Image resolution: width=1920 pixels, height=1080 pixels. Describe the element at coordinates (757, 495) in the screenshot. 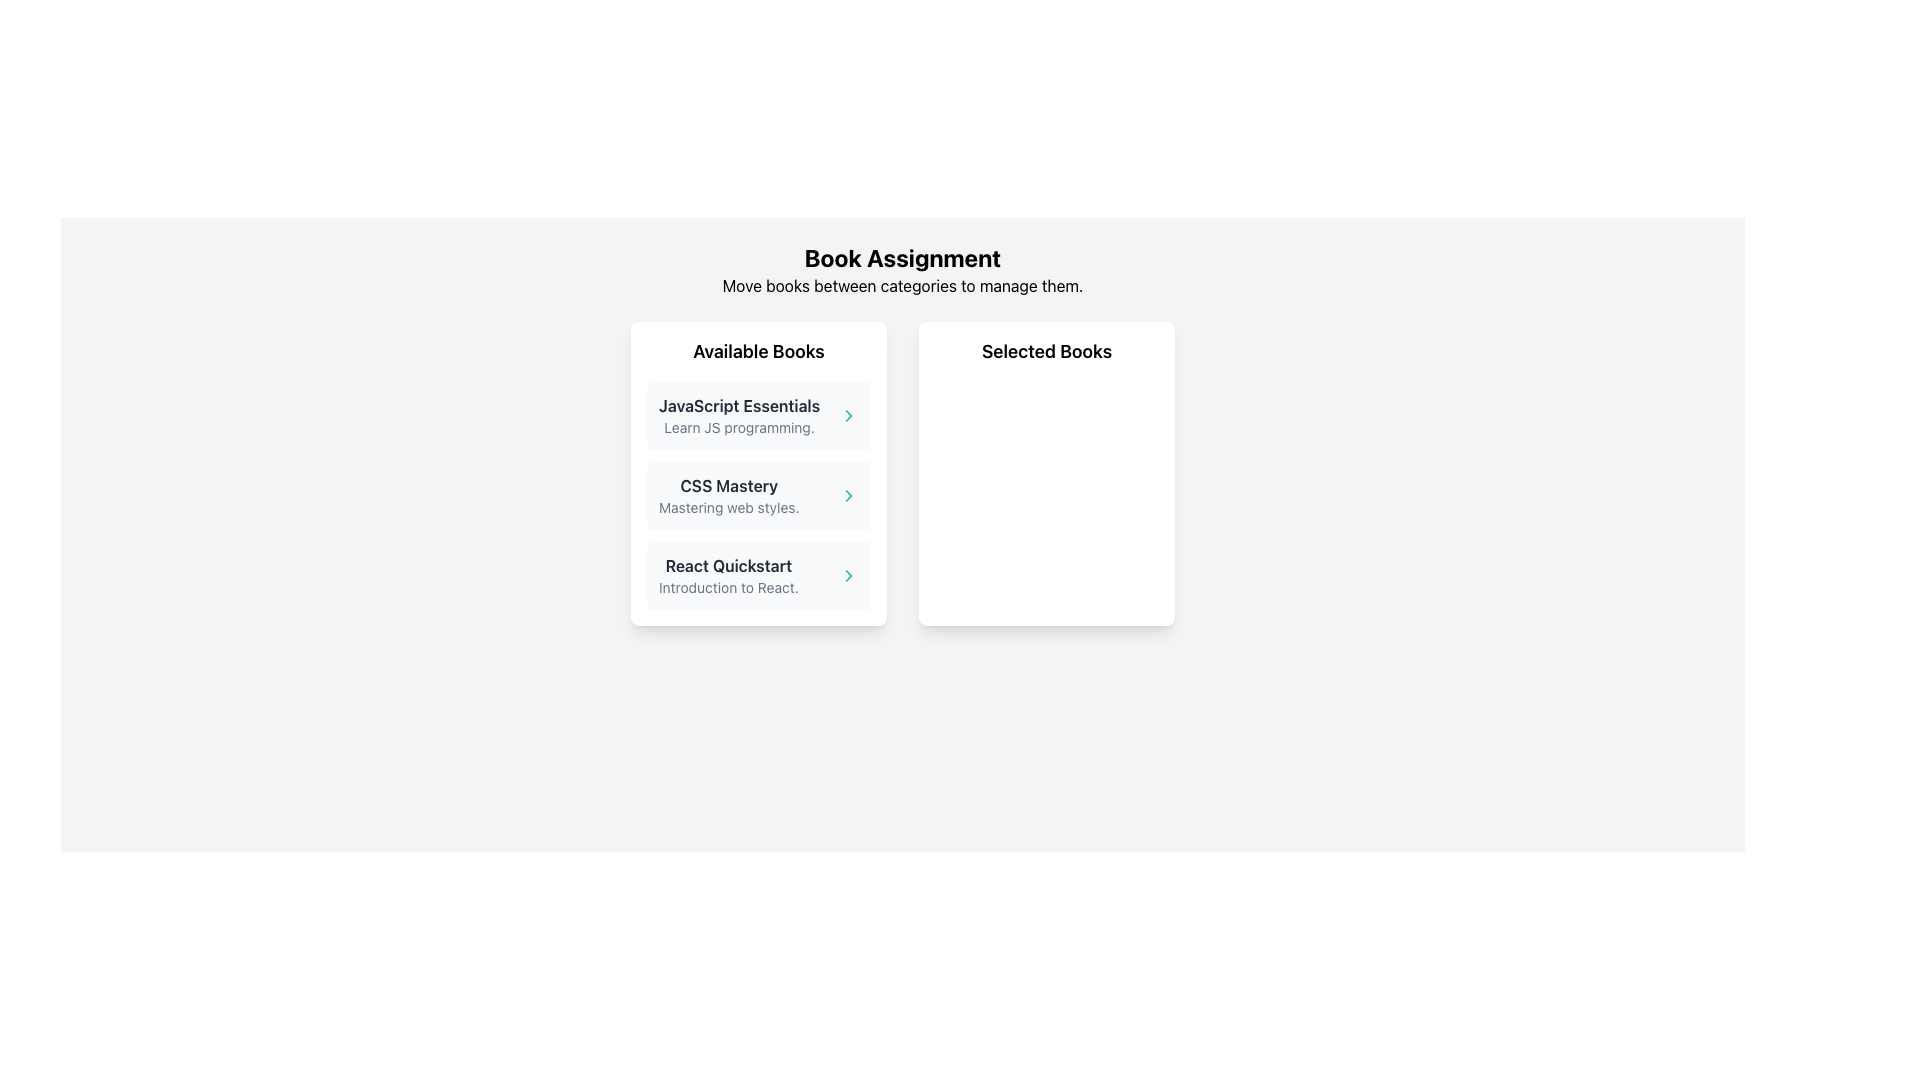

I see `the second entry` at that location.